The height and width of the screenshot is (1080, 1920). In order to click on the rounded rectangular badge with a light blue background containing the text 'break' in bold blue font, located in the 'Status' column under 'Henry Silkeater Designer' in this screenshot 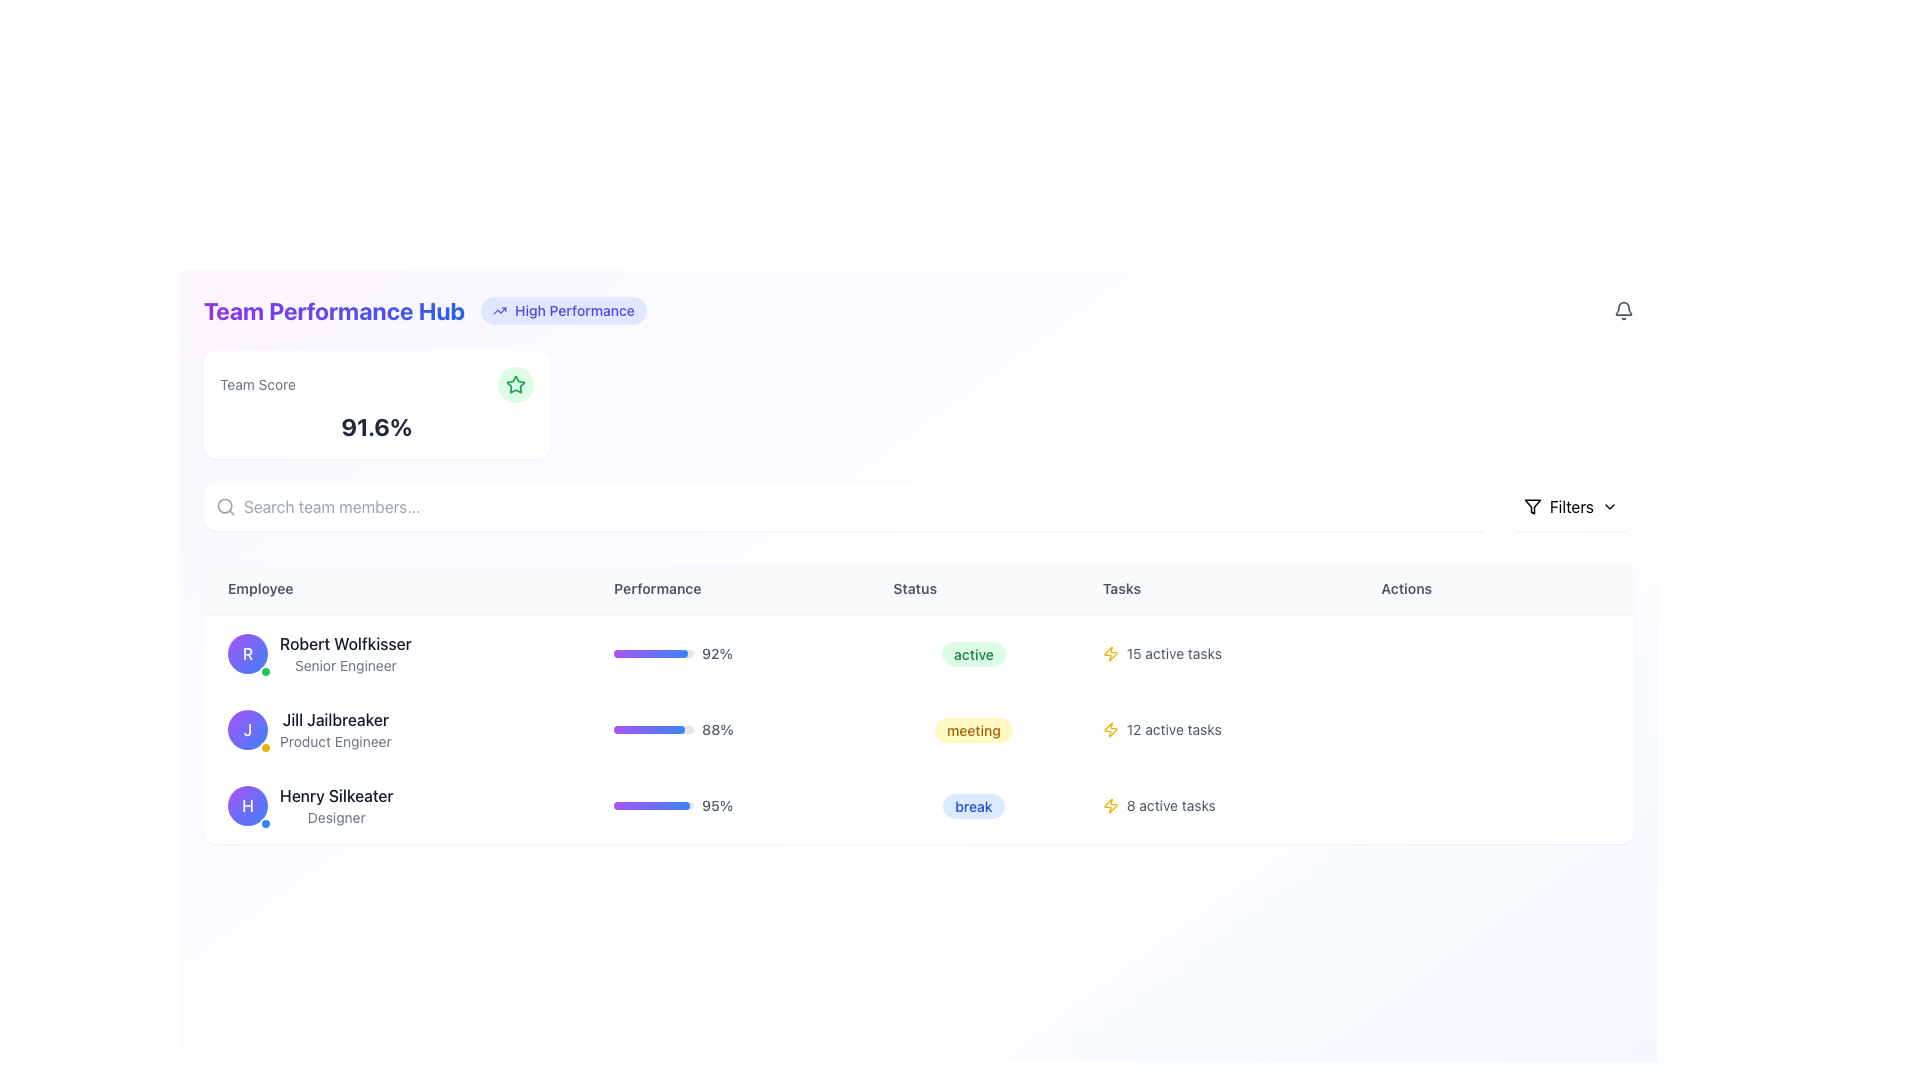, I will do `click(974, 805)`.